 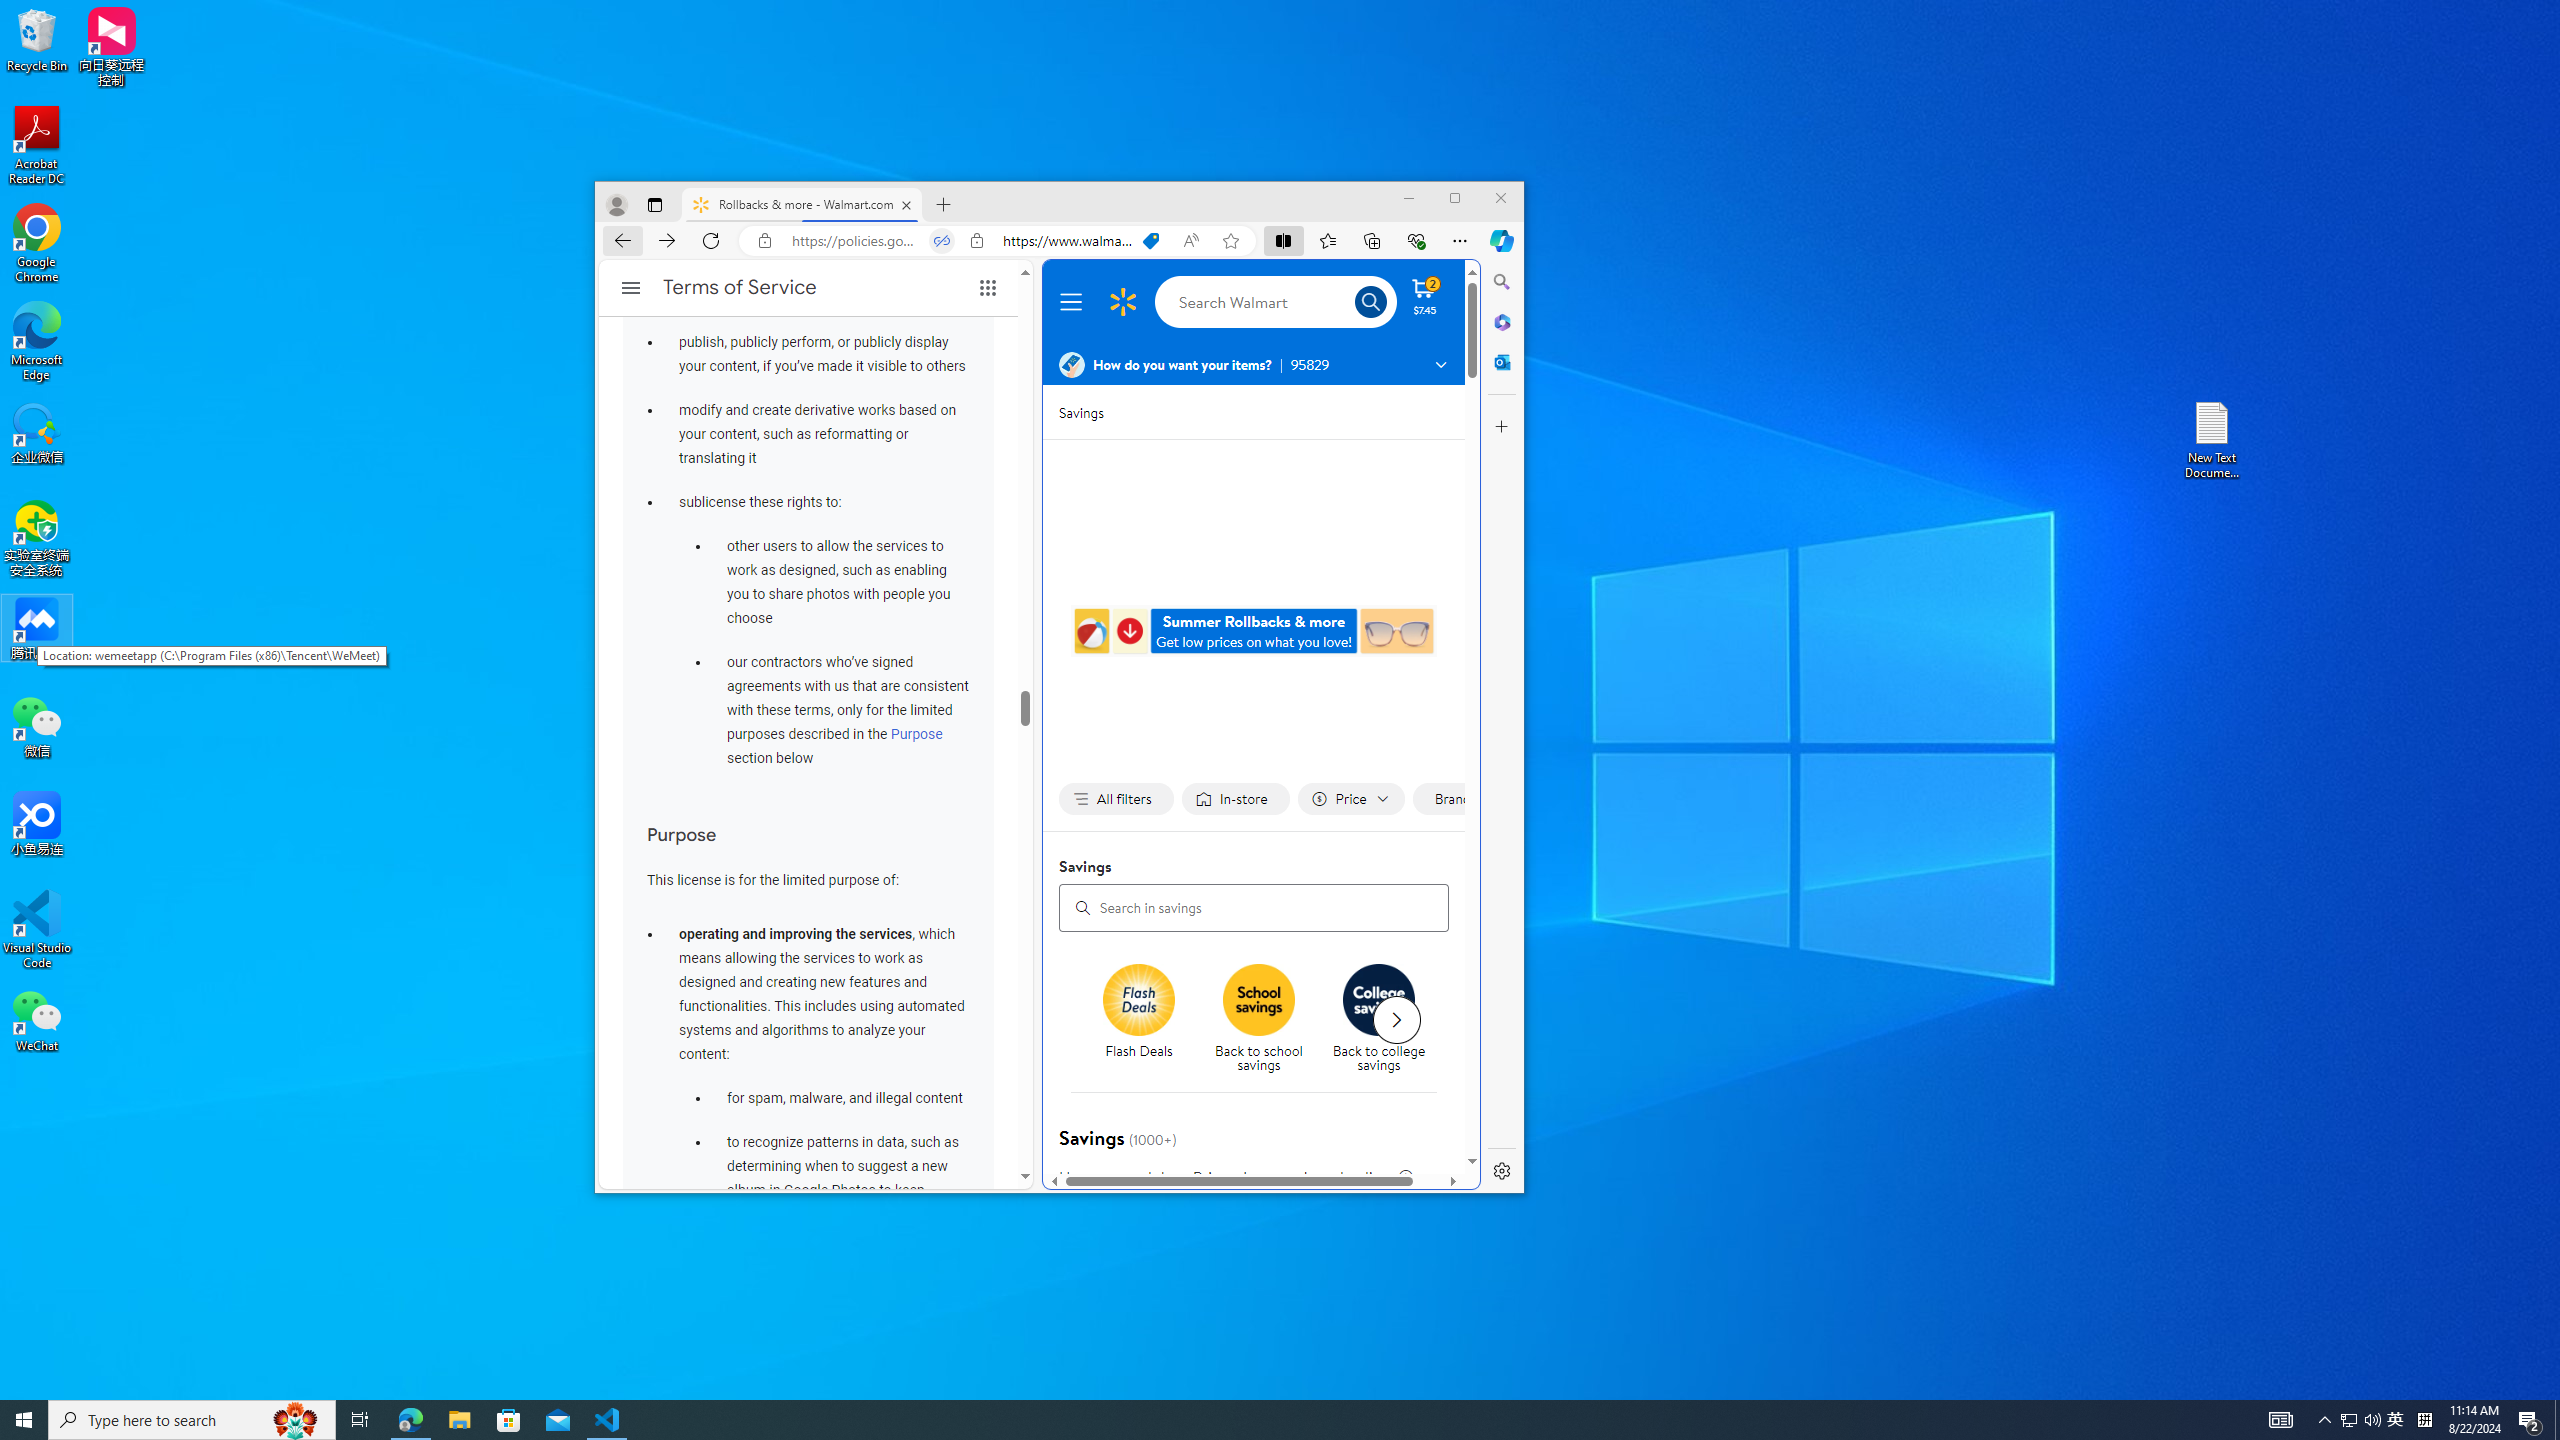 I want to click on 'Visual Studio Code', so click(x=36, y=928).